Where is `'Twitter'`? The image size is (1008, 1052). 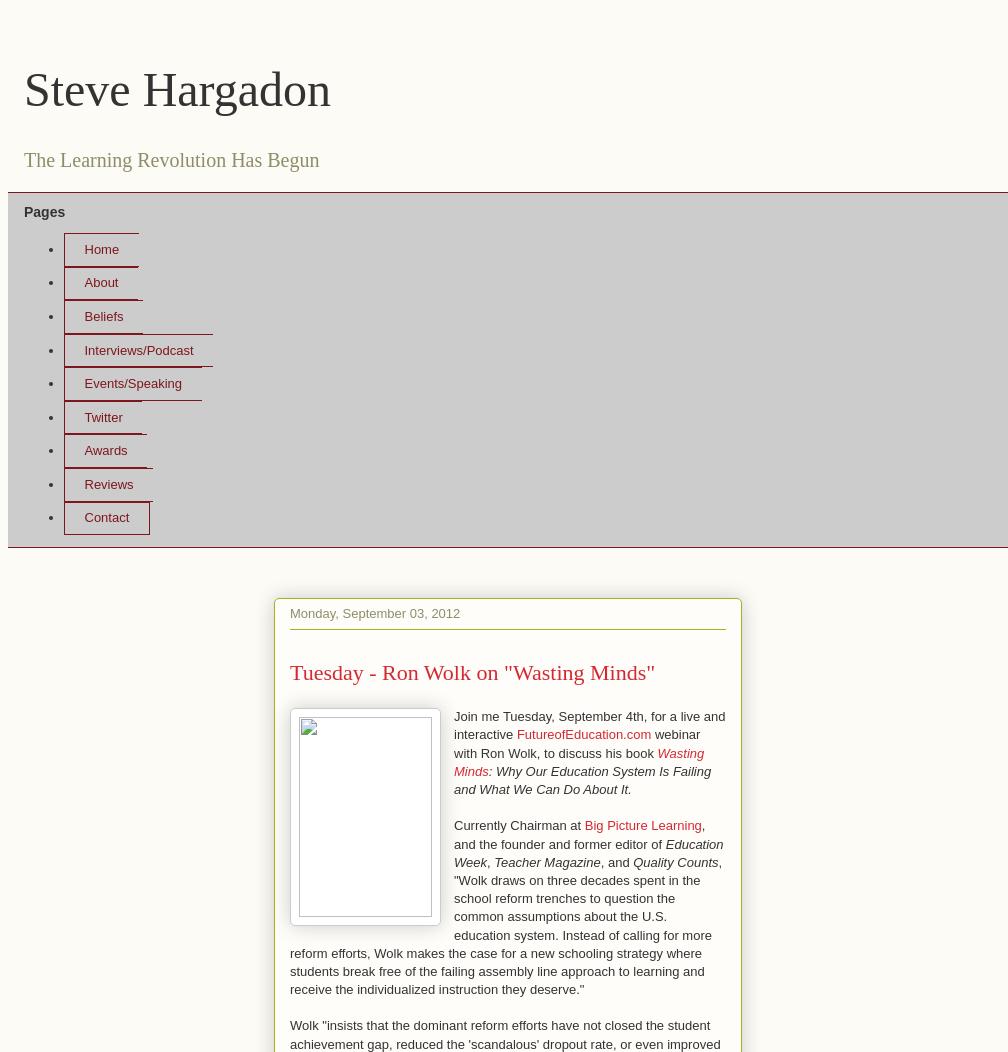 'Twitter' is located at coordinates (83, 415).